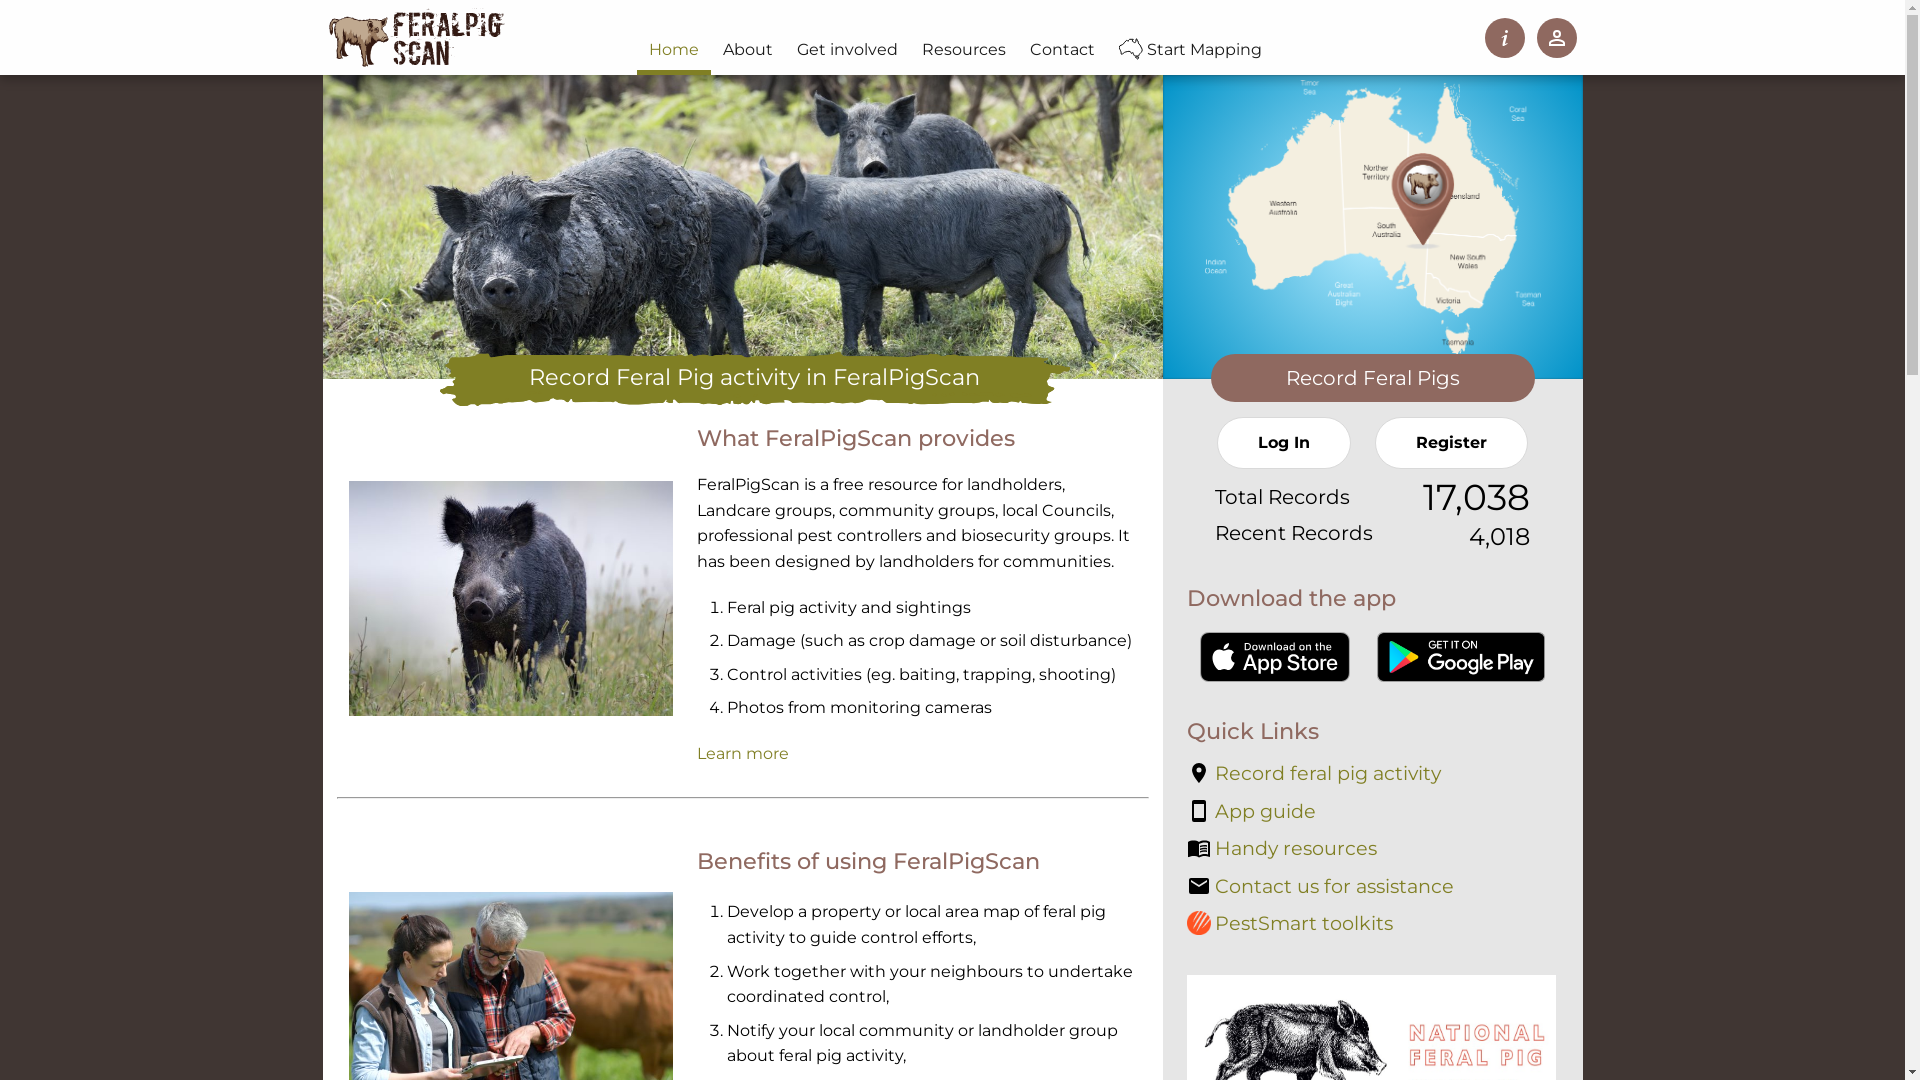 The height and width of the screenshot is (1080, 1920). Describe the element at coordinates (1451, 442) in the screenshot. I see `'Register'` at that location.